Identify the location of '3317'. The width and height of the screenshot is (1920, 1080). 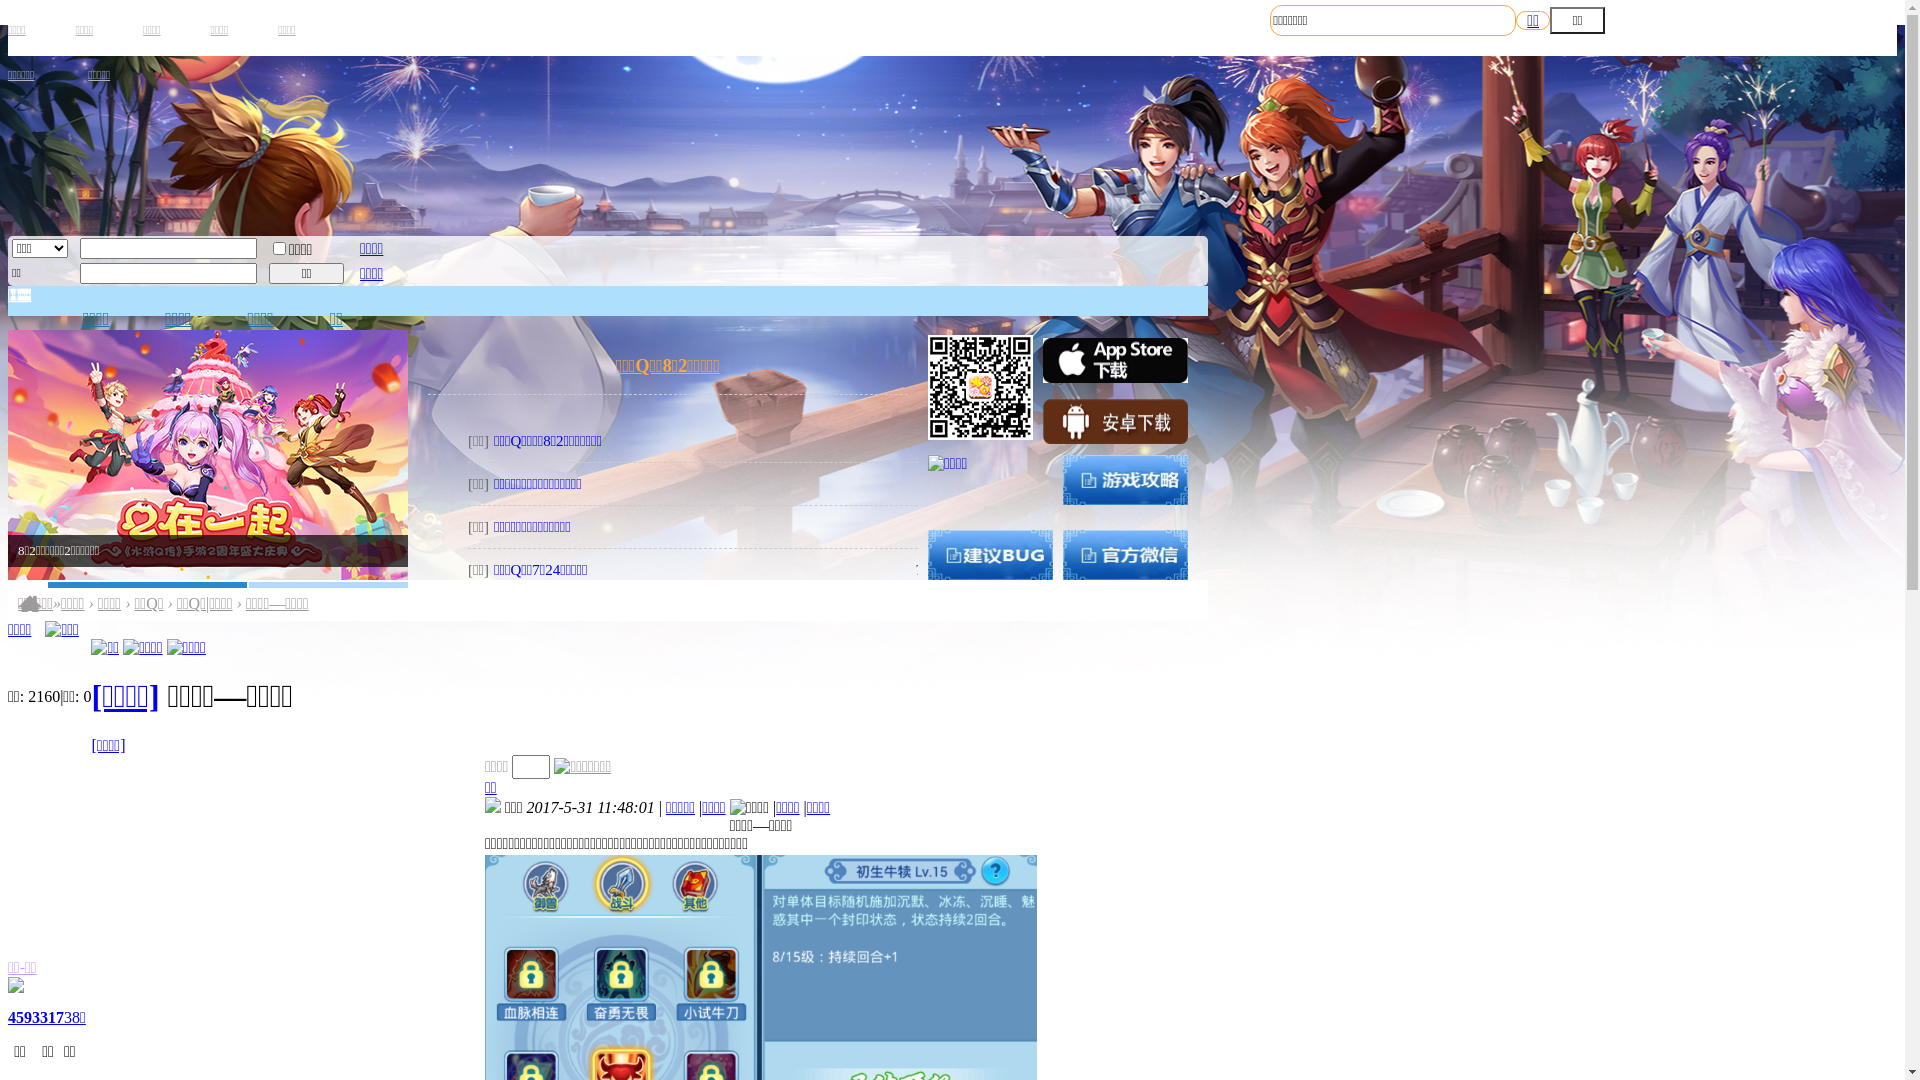
(48, 1017).